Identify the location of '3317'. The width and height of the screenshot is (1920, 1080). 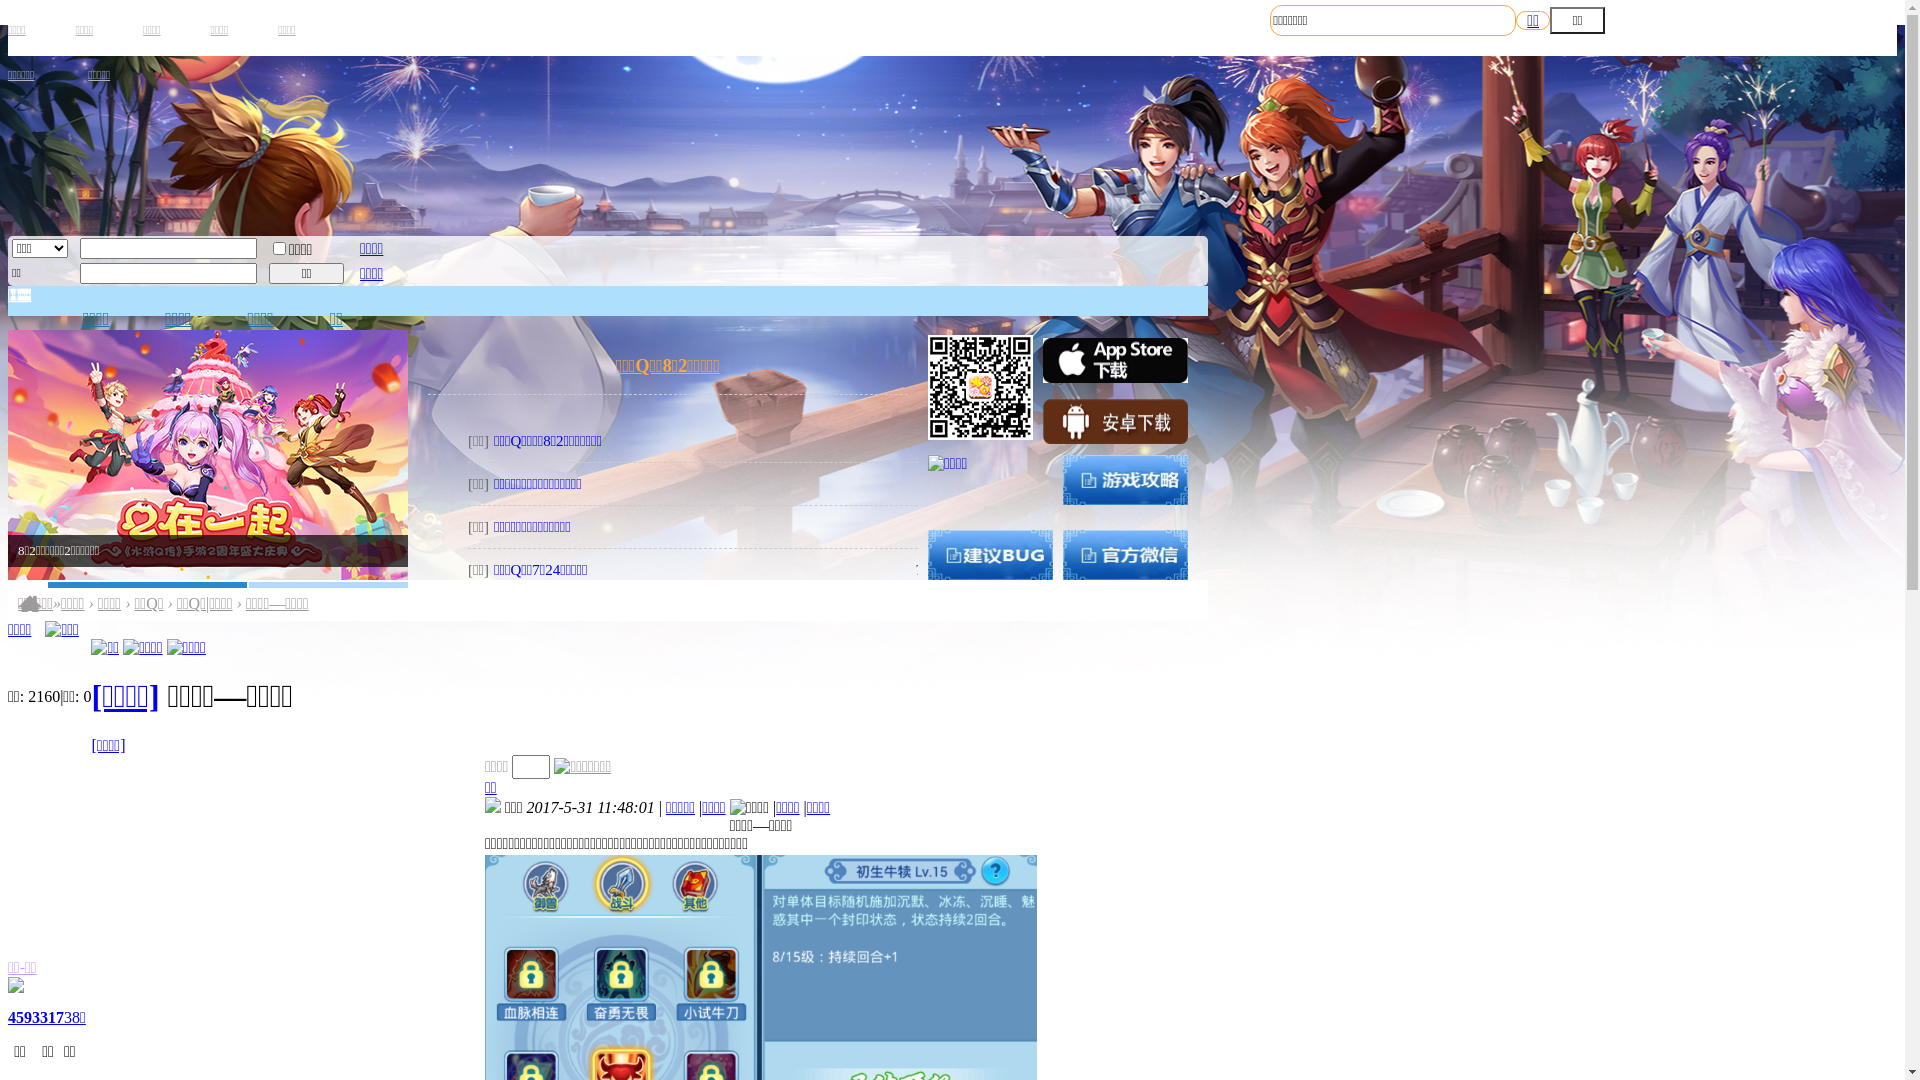
(48, 1017).